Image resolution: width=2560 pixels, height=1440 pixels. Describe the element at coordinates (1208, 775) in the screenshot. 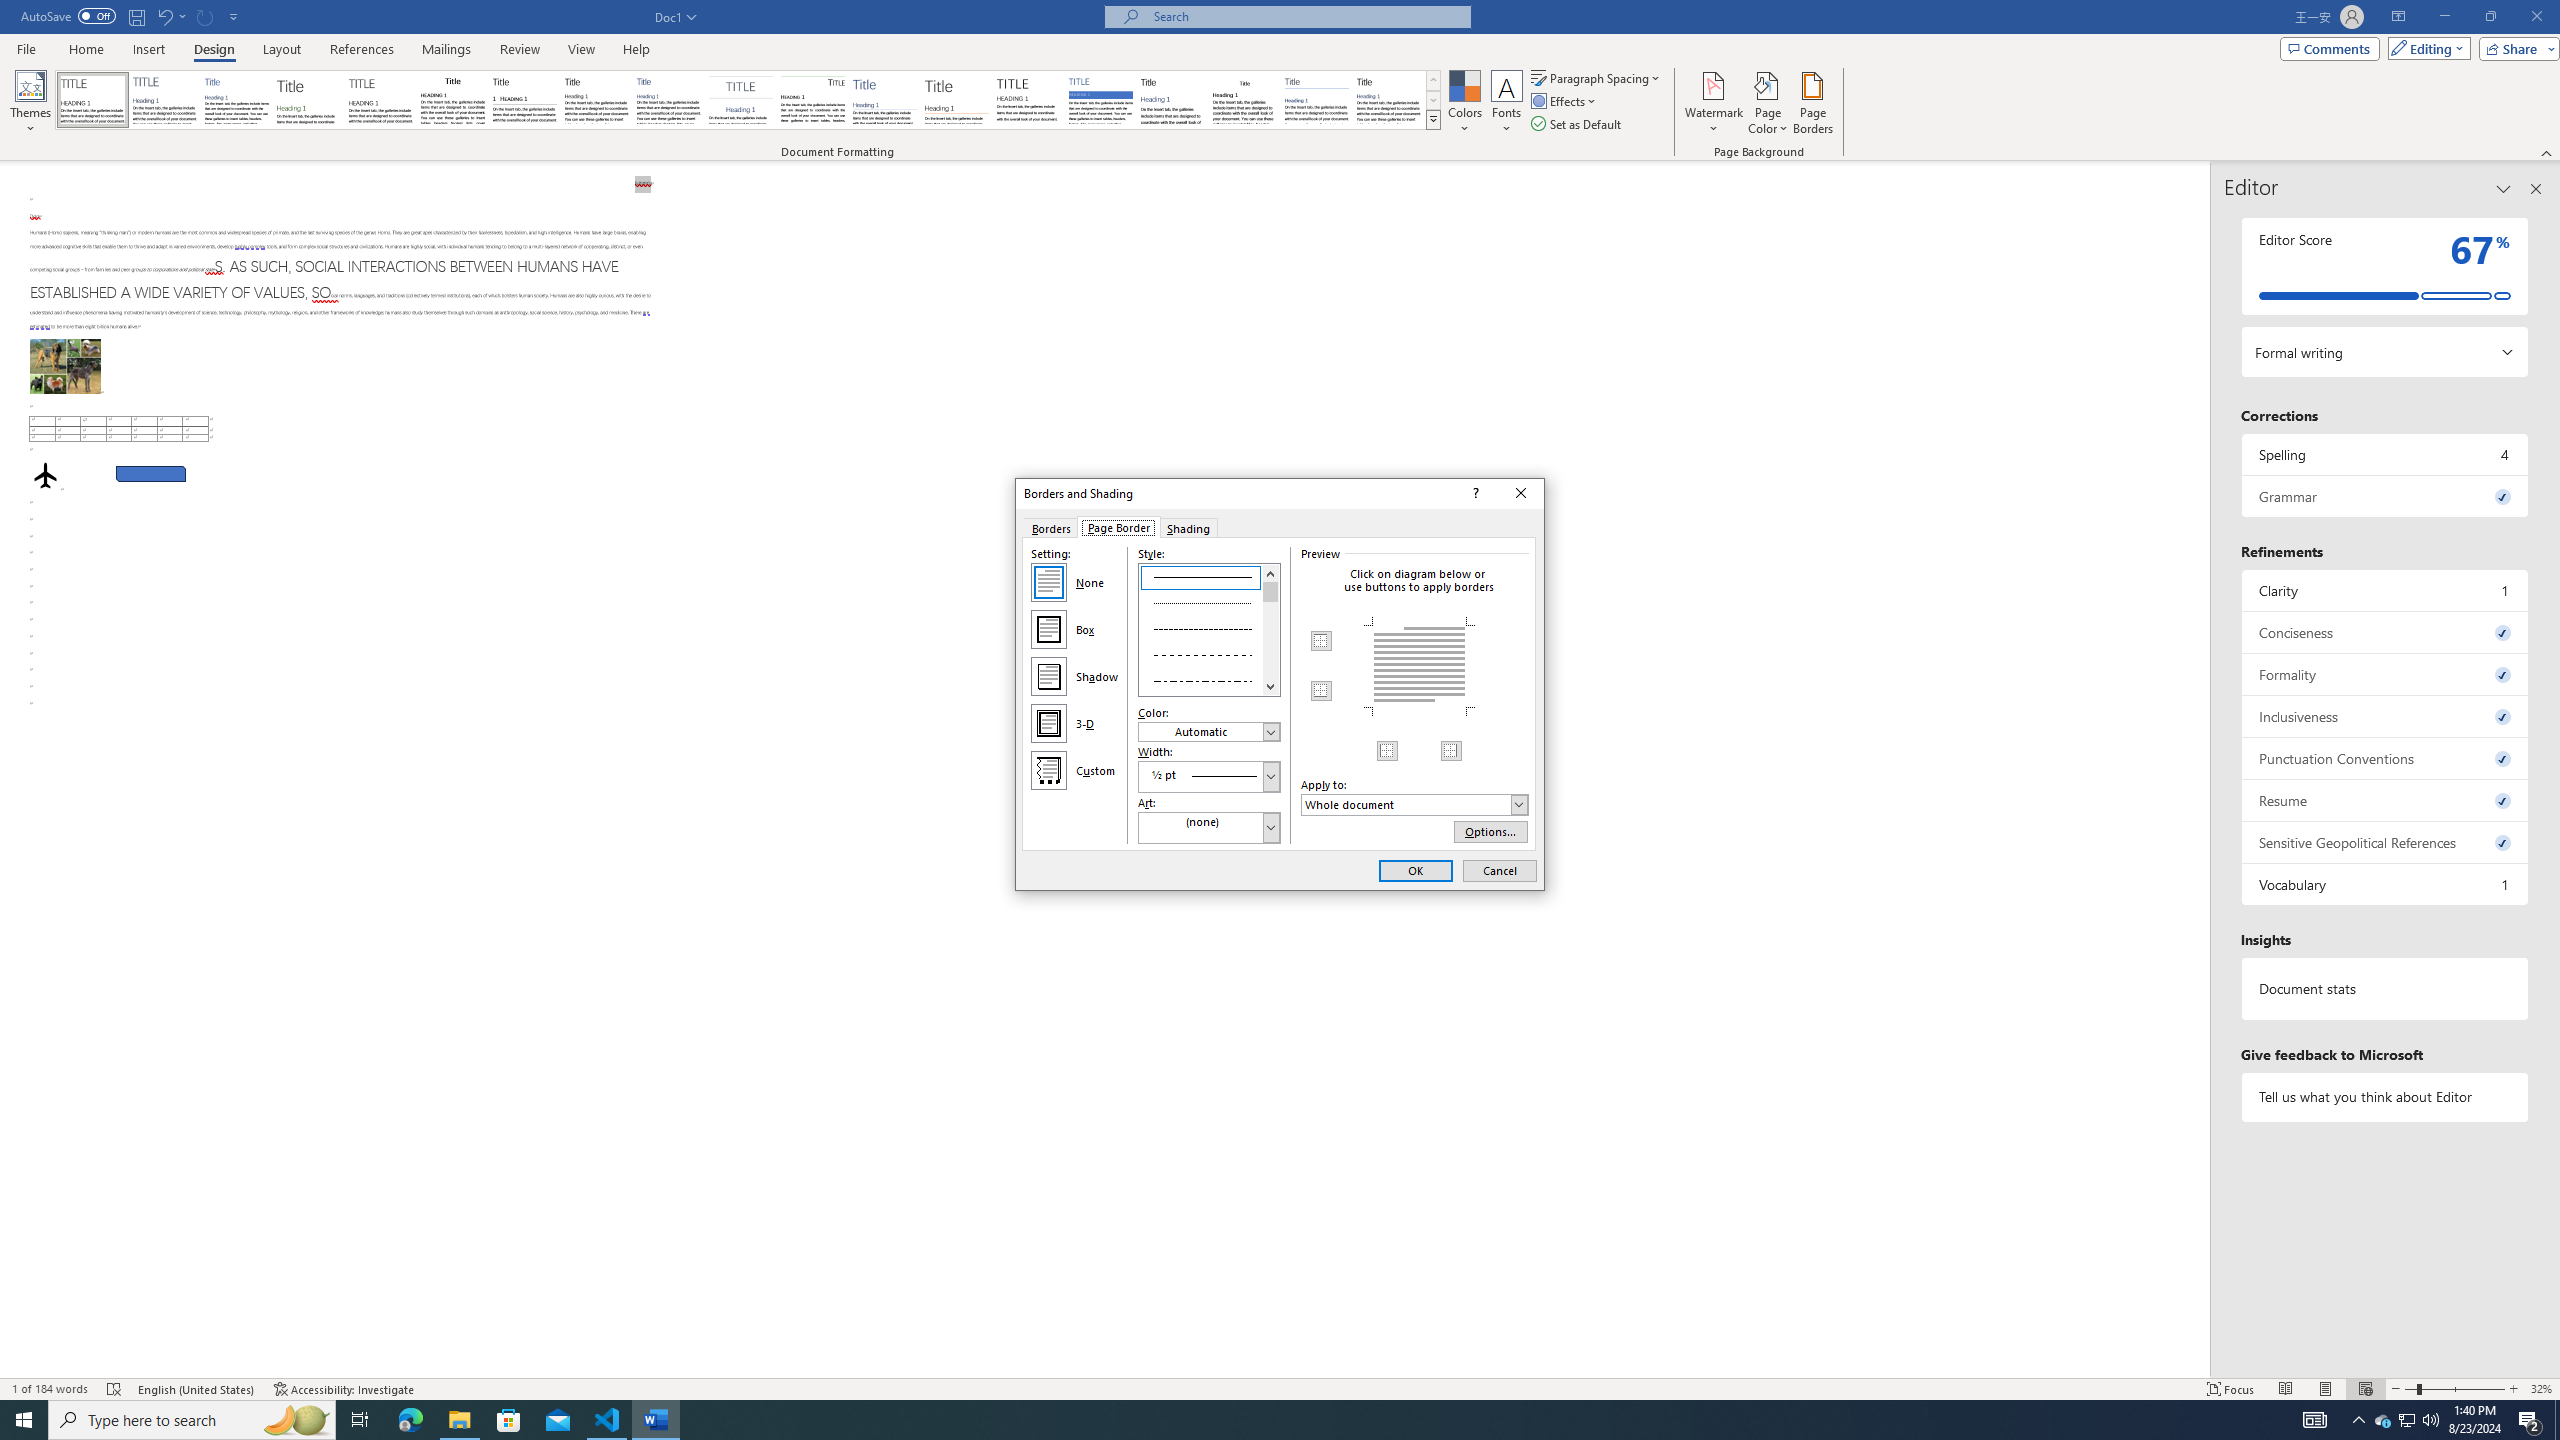

I see `'Width:'` at that location.